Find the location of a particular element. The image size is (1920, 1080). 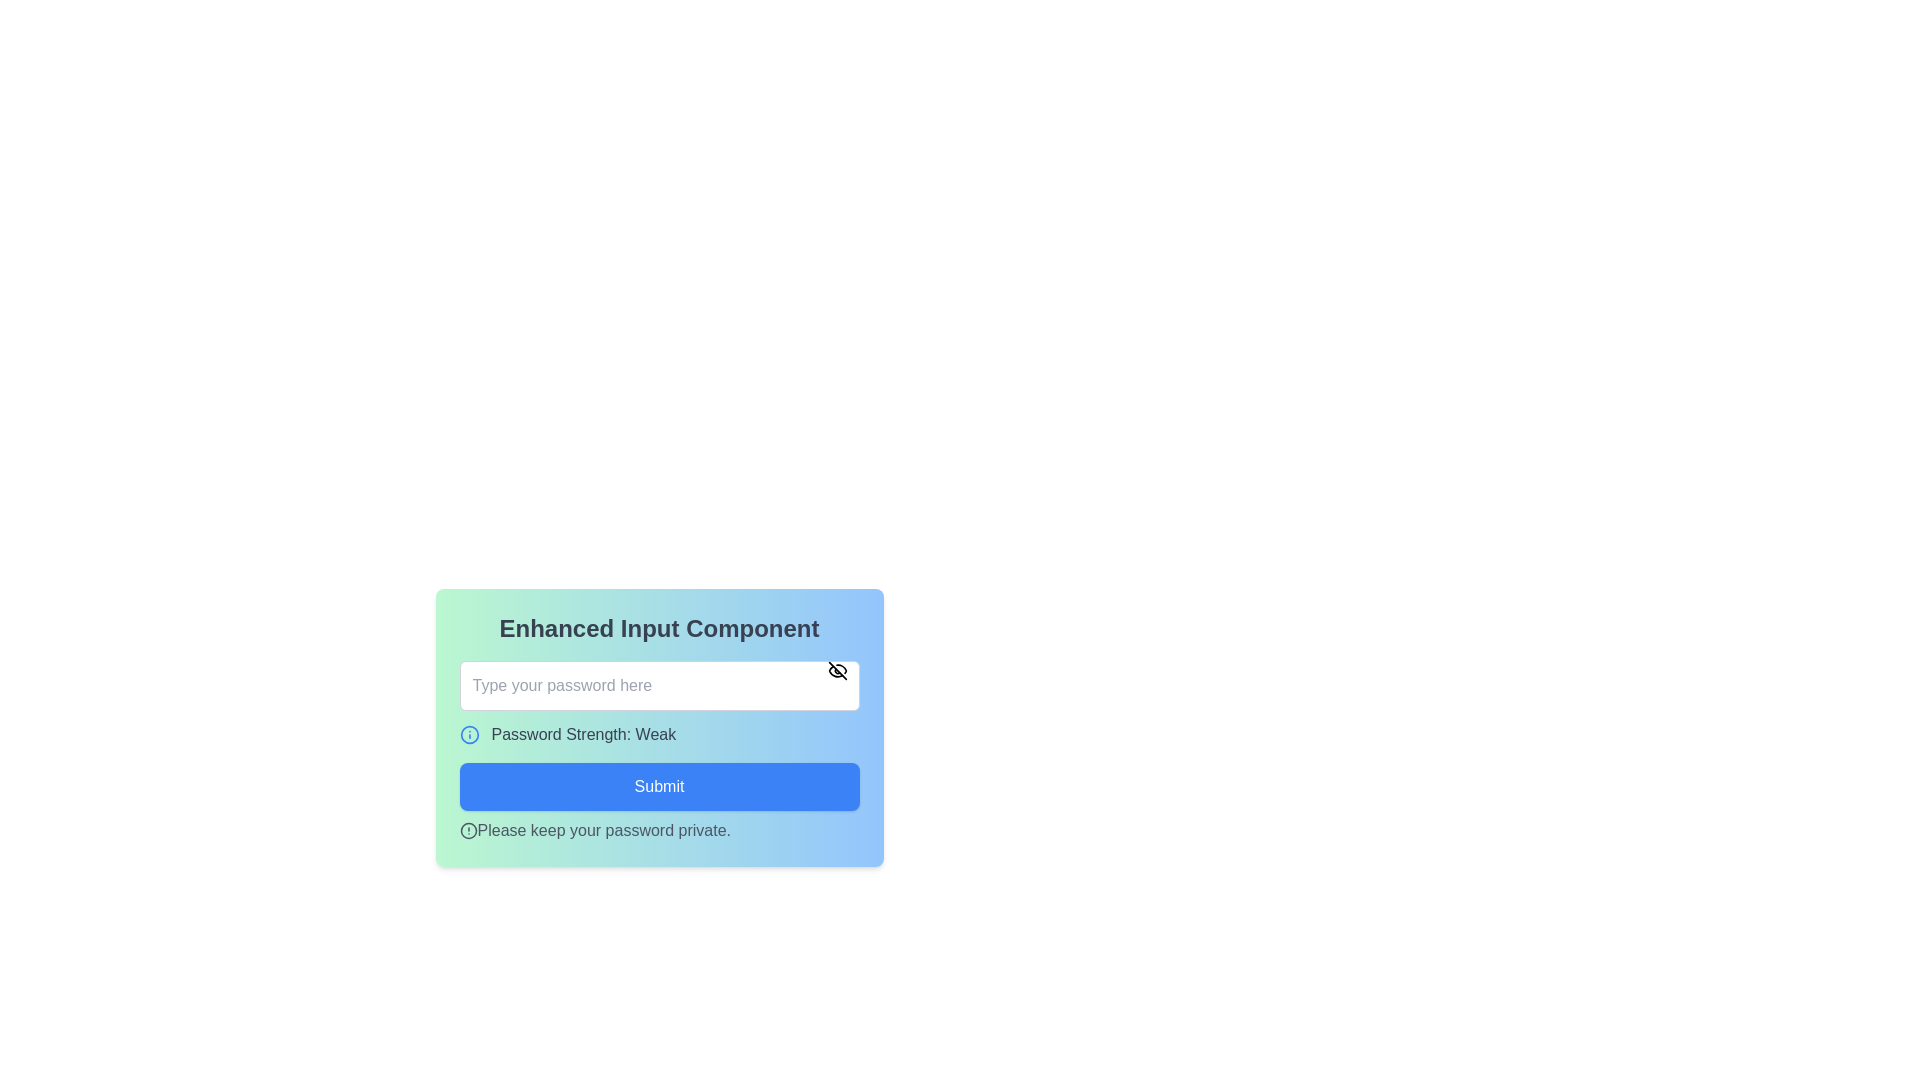

the password visibility toggle icon, which is a crossed-out eye pictograph located at the far right inside the password input field is located at coordinates (837, 671).